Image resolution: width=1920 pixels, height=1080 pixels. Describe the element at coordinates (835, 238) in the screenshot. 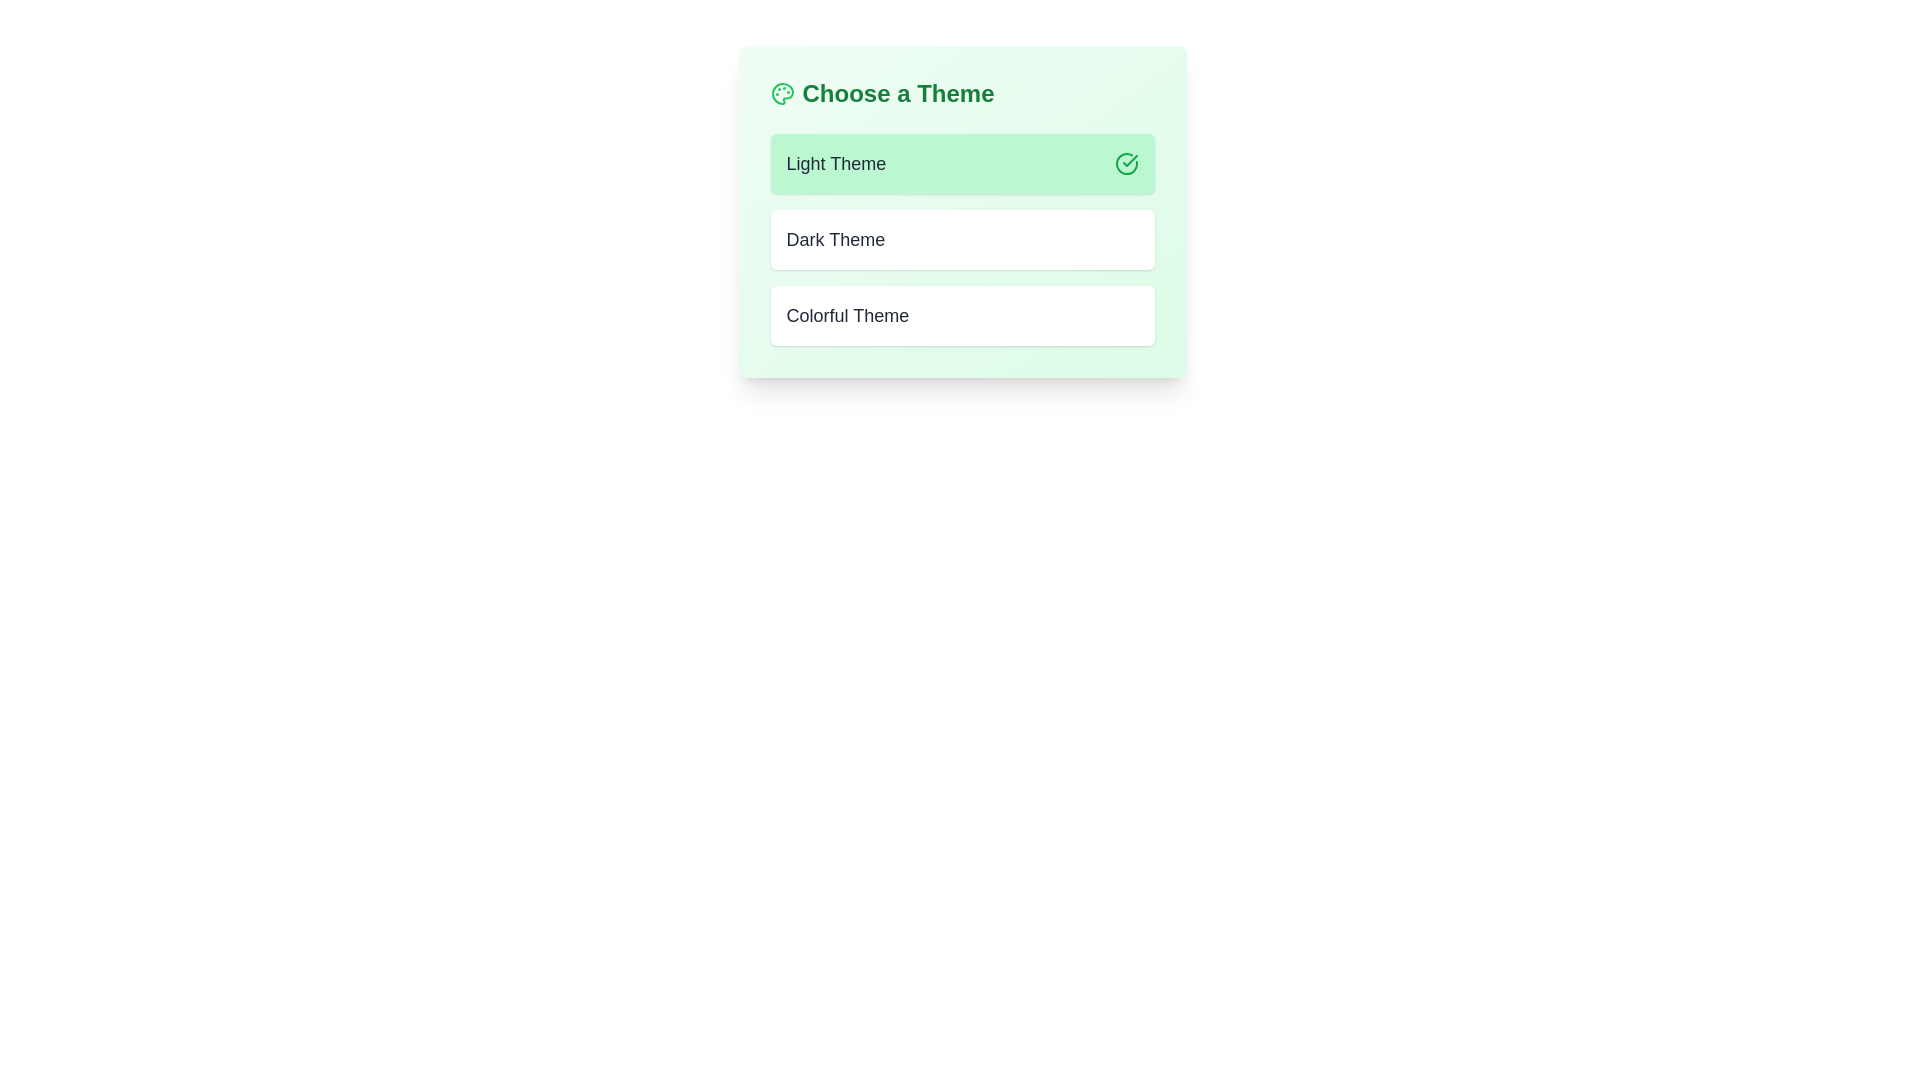

I see `the 'Dark Theme' text label, which is displayed in a bold, large font with a gray tone, located in the middle section of the theme selection interface` at that location.